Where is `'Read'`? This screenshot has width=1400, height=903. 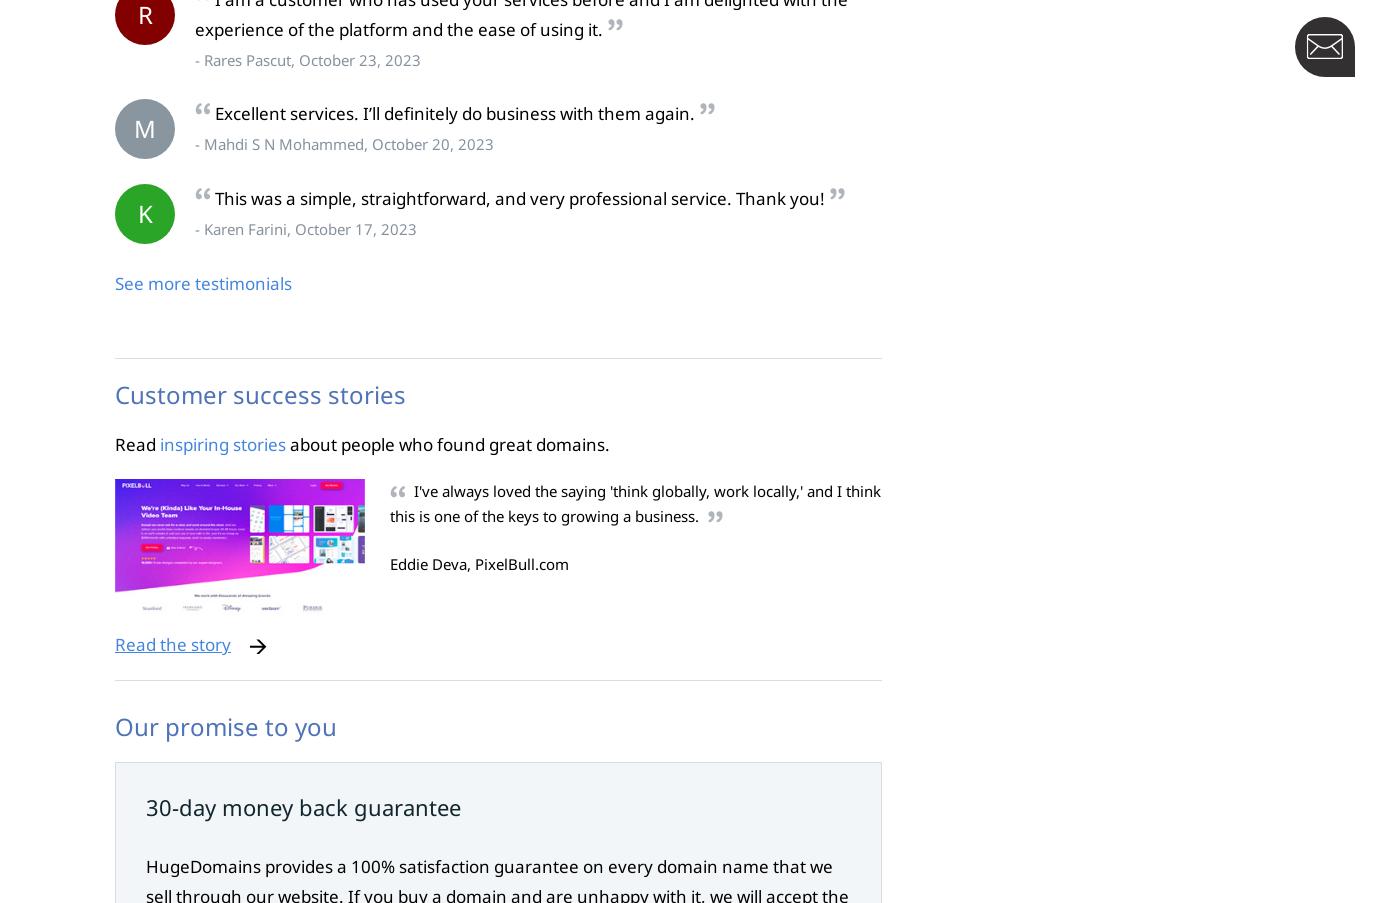
'Read' is located at coordinates (137, 442).